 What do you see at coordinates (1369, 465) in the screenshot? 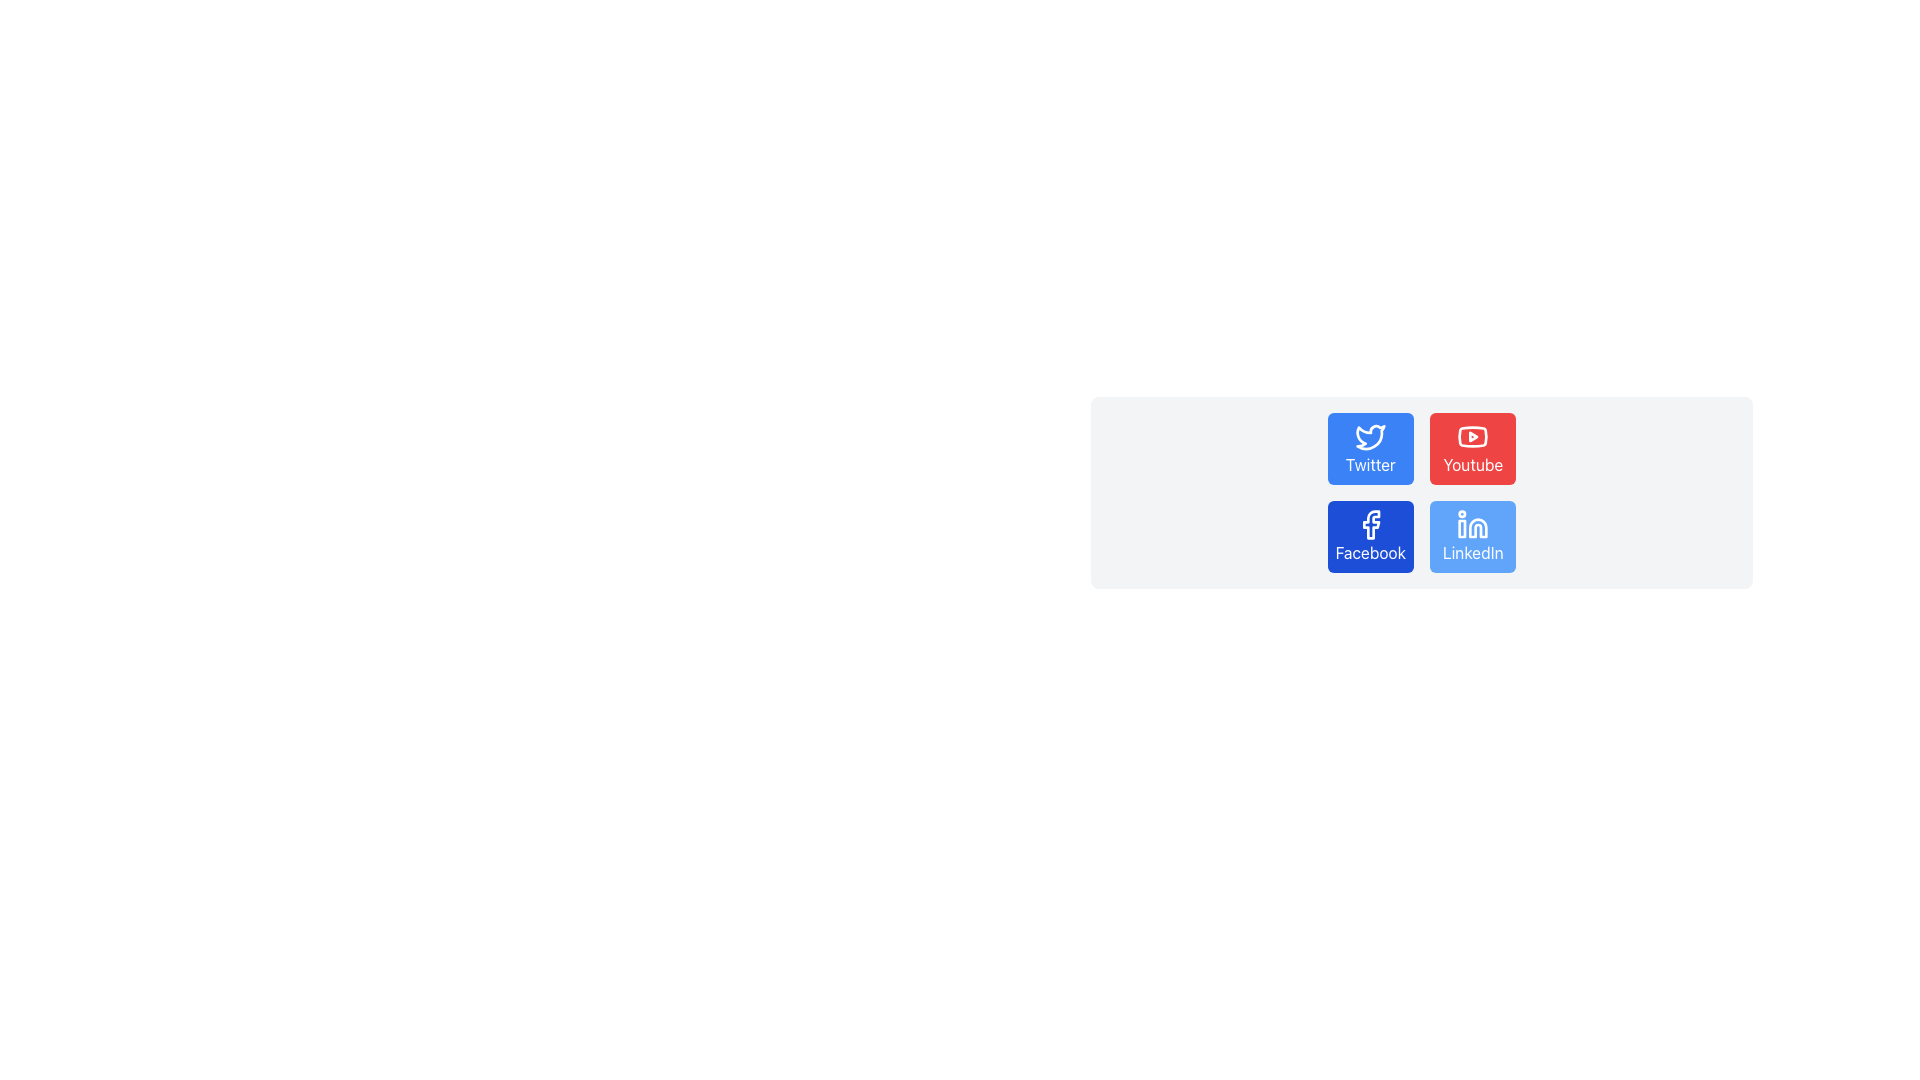
I see `text from the Twitter label located in the top-left cell of the social media buttons grid` at bounding box center [1369, 465].